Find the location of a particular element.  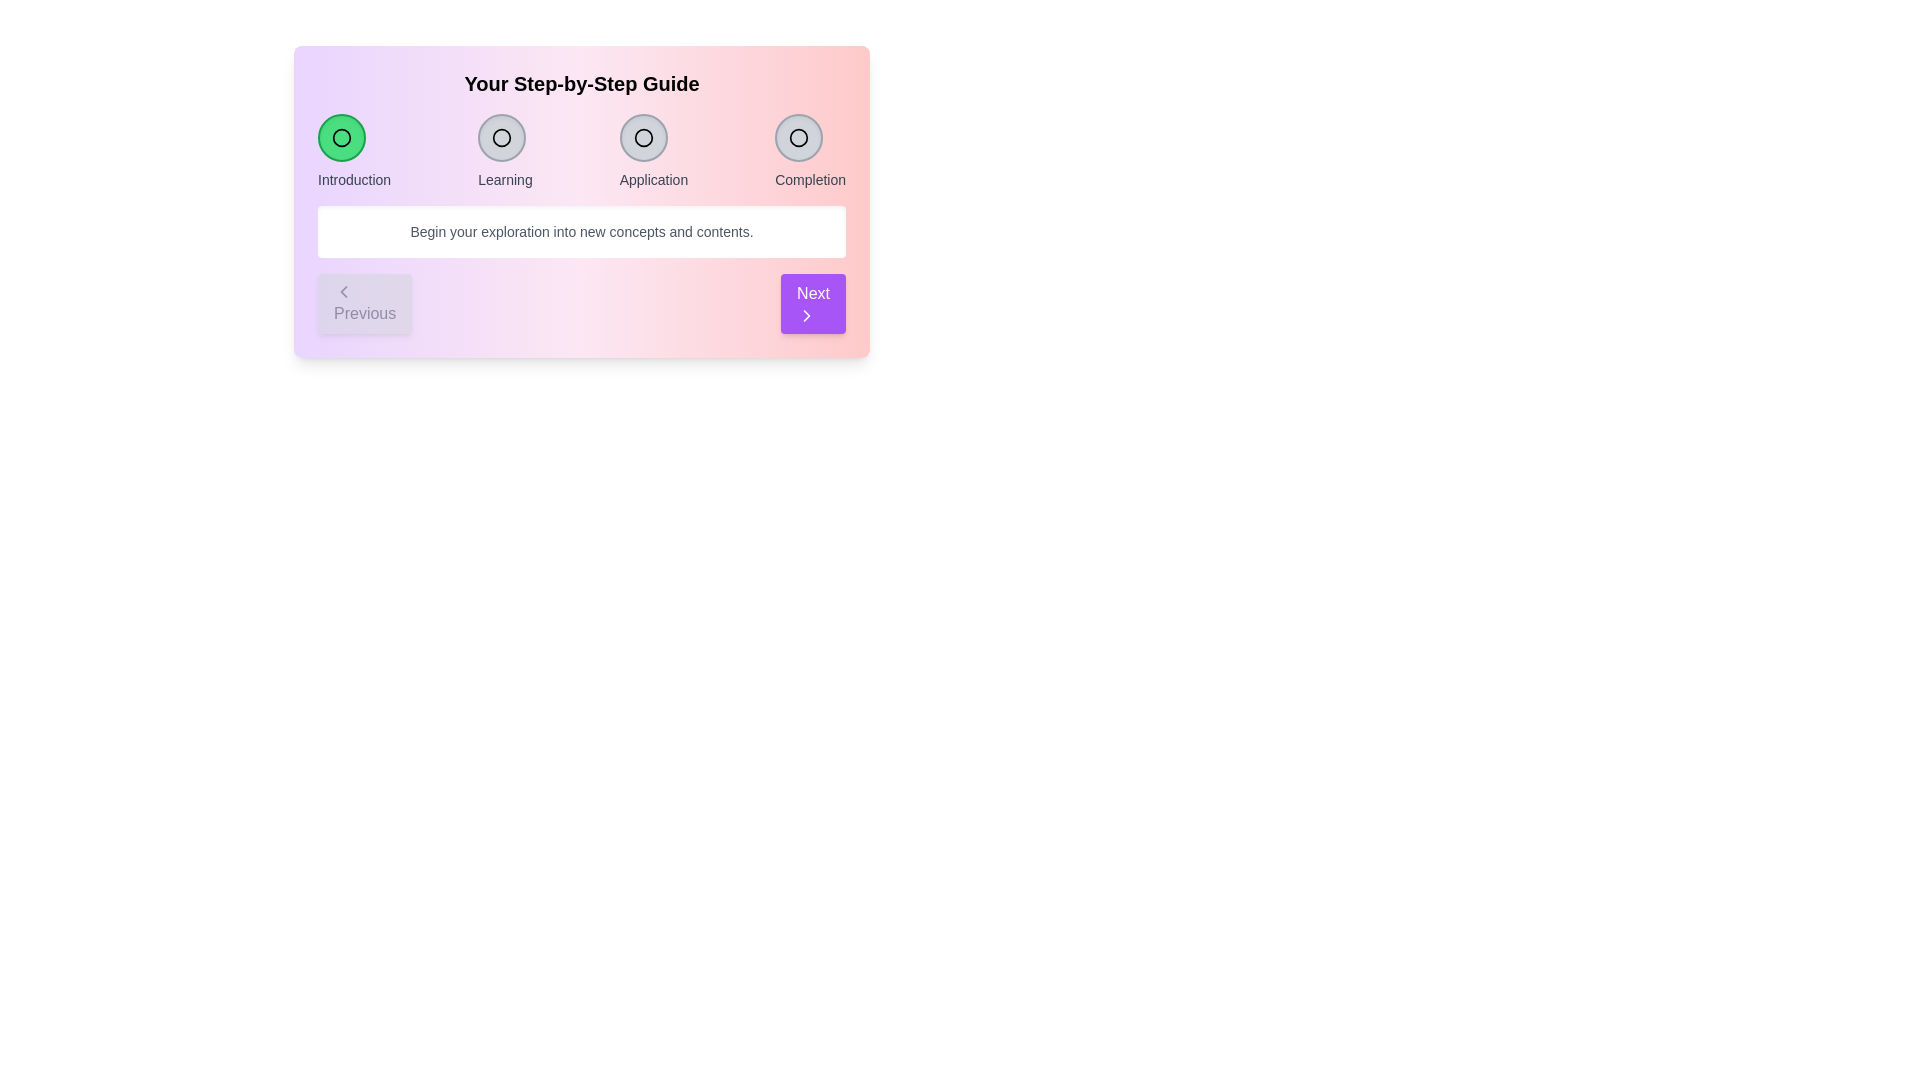

the first step indicator in the multi-step process flow, which is located above the 'Introduction' label is located at coordinates (341, 137).